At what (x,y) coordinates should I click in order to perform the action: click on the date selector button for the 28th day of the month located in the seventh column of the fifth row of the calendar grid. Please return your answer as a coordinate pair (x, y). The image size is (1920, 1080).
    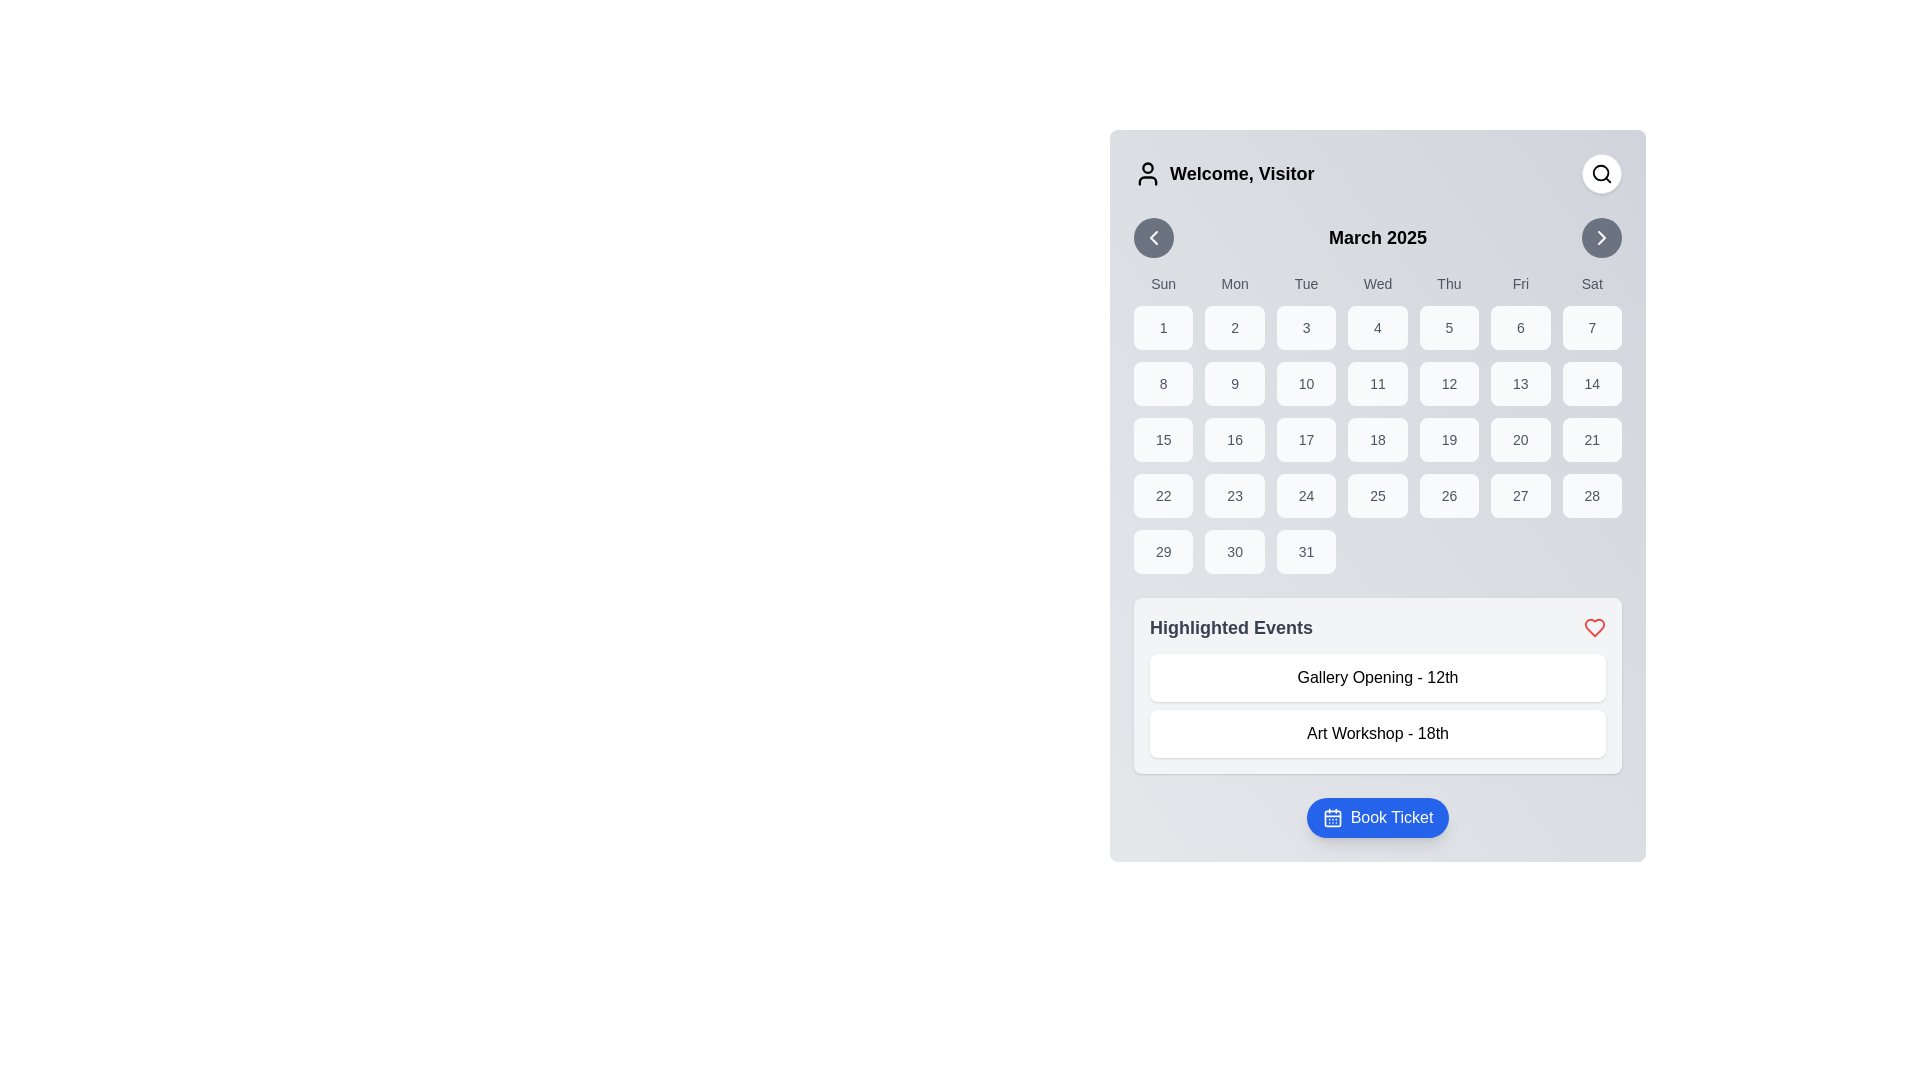
    Looking at the image, I should click on (1591, 495).